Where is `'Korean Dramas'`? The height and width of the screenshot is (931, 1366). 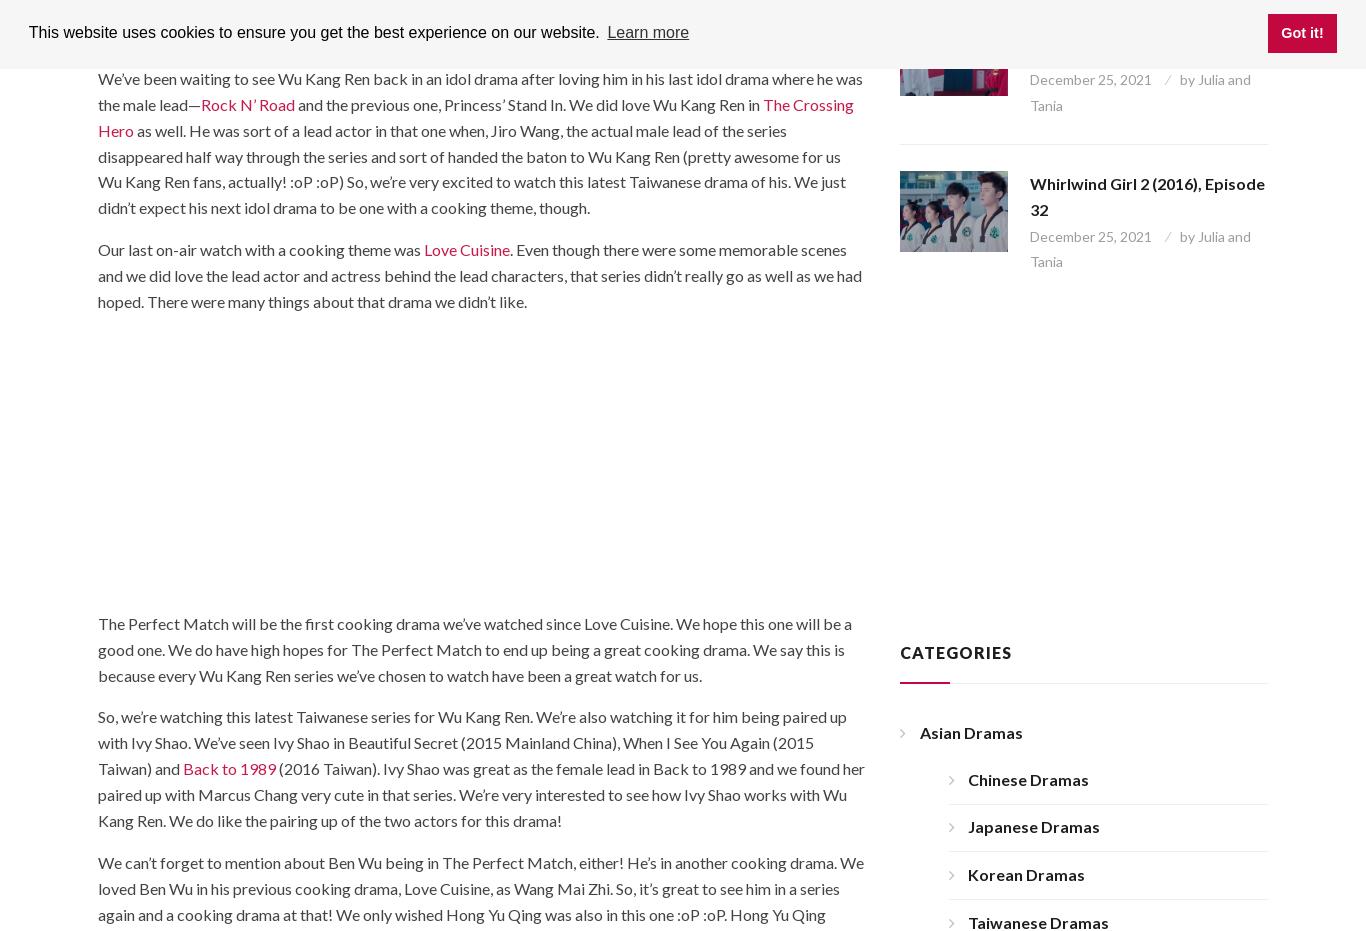 'Korean Dramas' is located at coordinates (1025, 874).